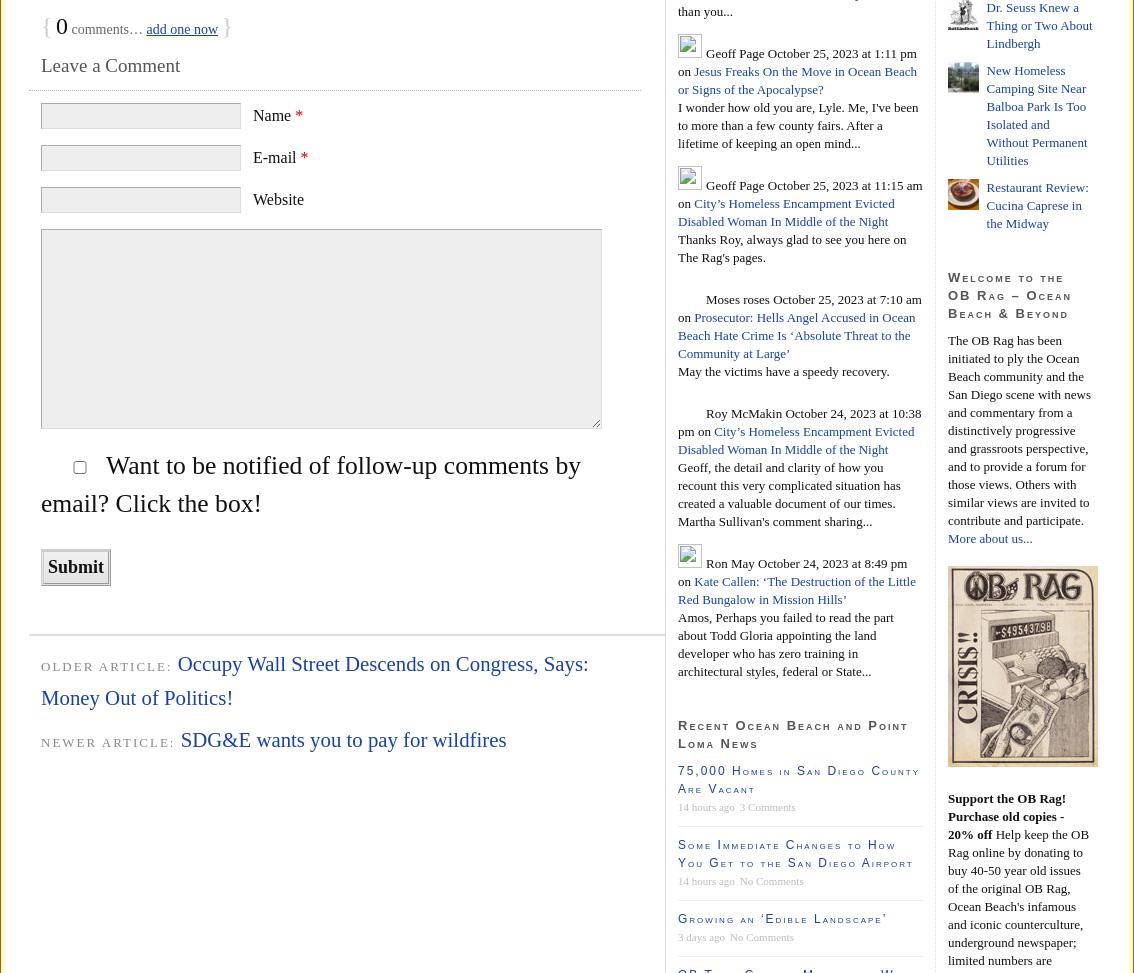 The image size is (1134, 973). What do you see at coordinates (797, 78) in the screenshot?
I see `'Jesus Freaks On the Move in Ocean Beach or Signs of the Apocalypse?'` at bounding box center [797, 78].